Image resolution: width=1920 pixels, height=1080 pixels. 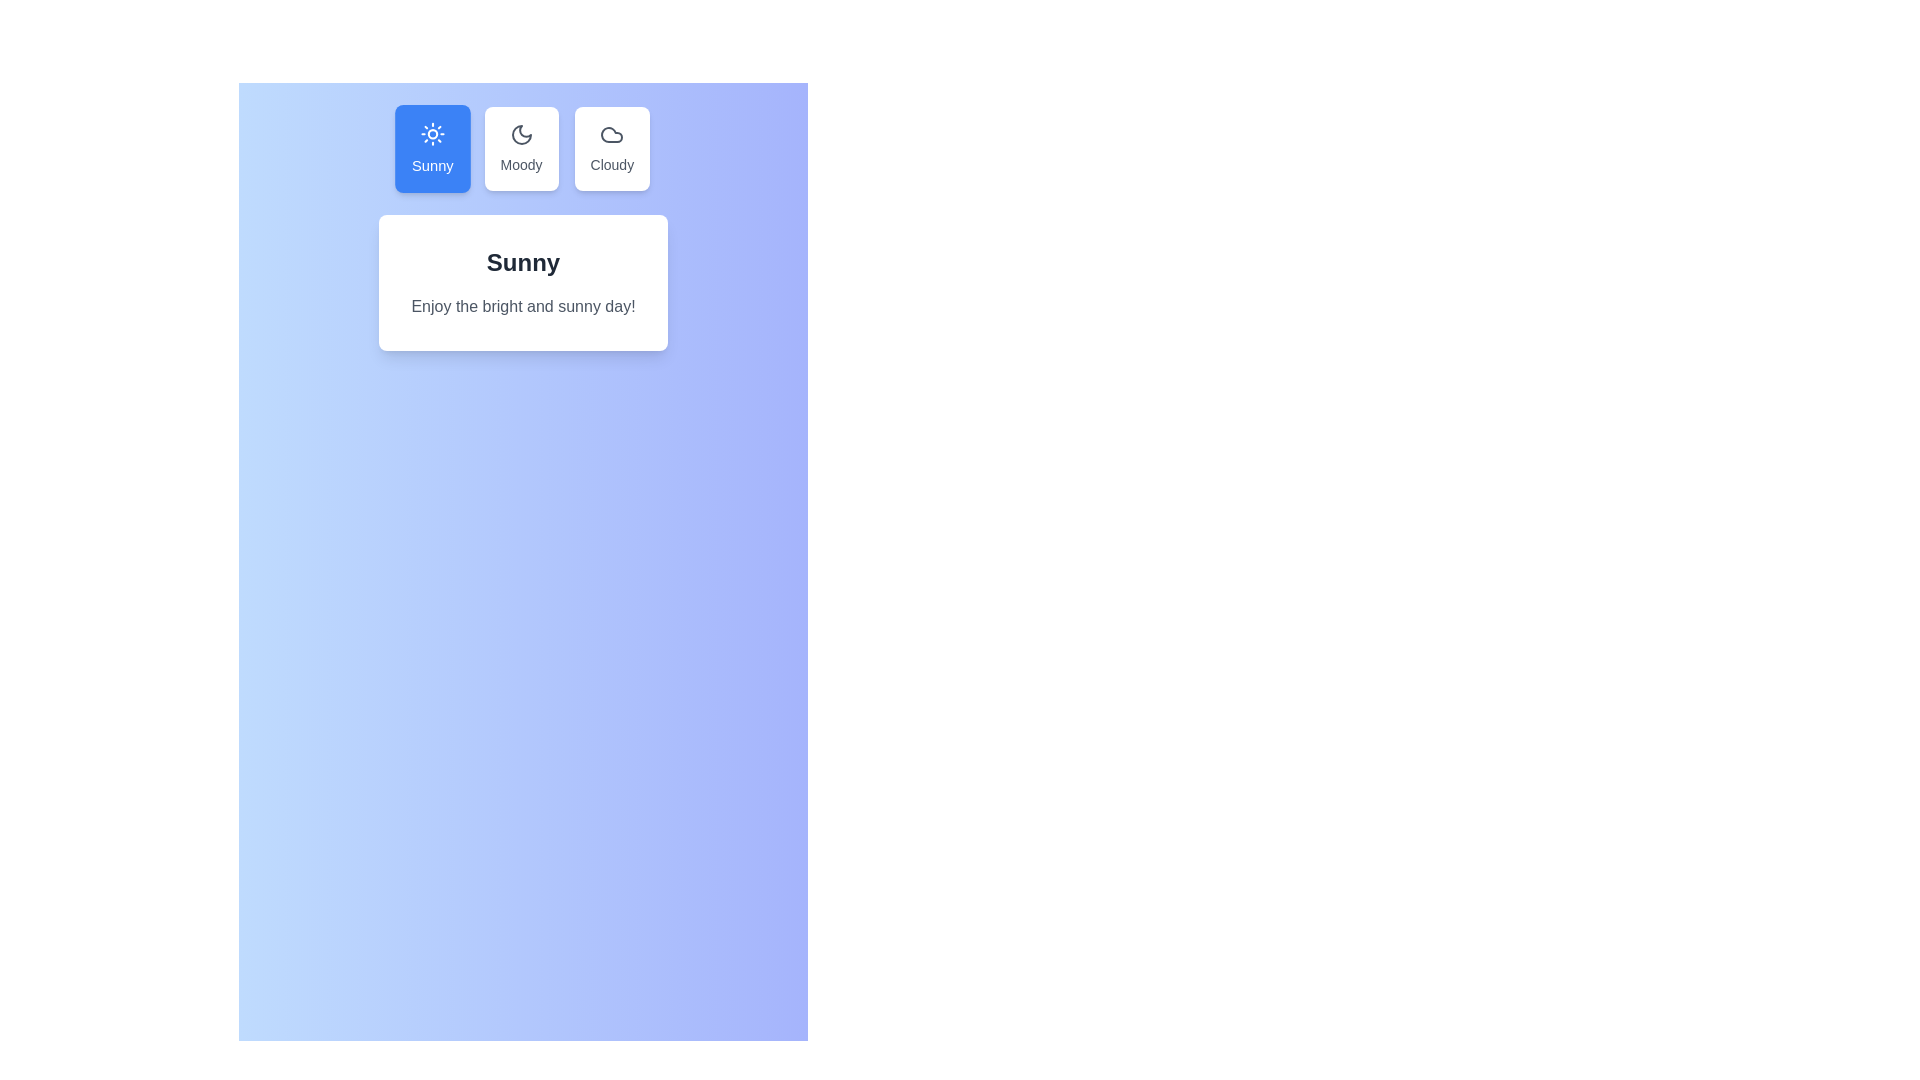 I want to click on the Cloudy tab to select it, so click(x=611, y=148).